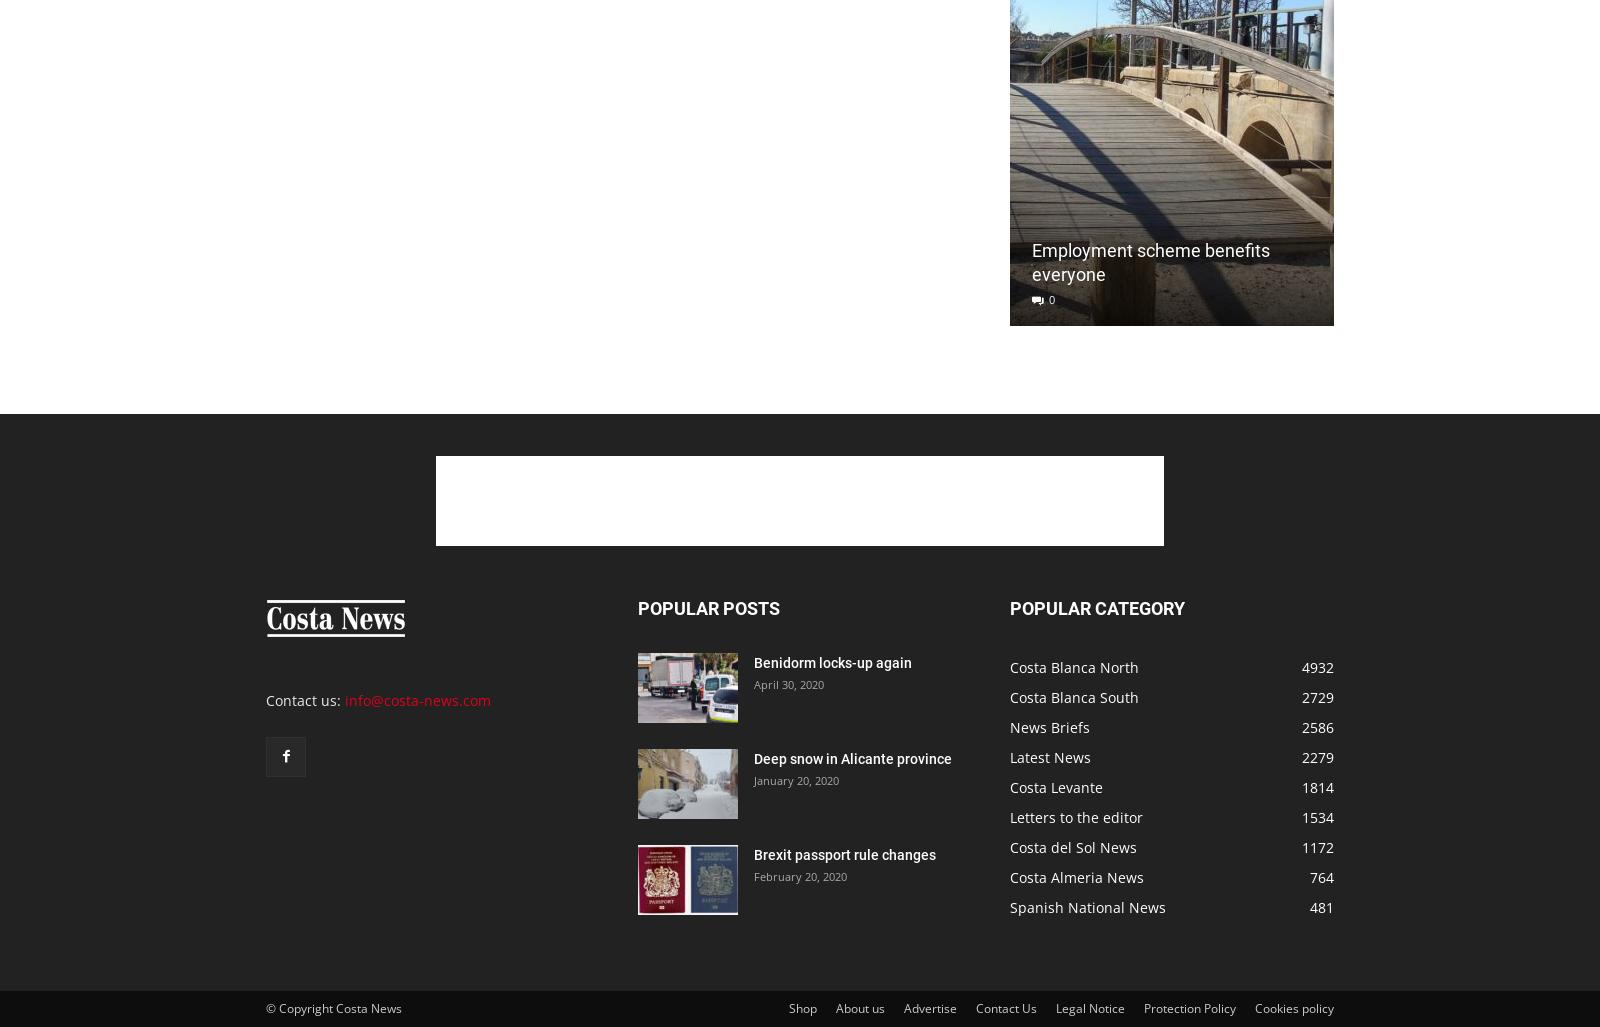 The height and width of the screenshot is (1027, 1600). I want to click on 'January 20, 2020', so click(796, 779).